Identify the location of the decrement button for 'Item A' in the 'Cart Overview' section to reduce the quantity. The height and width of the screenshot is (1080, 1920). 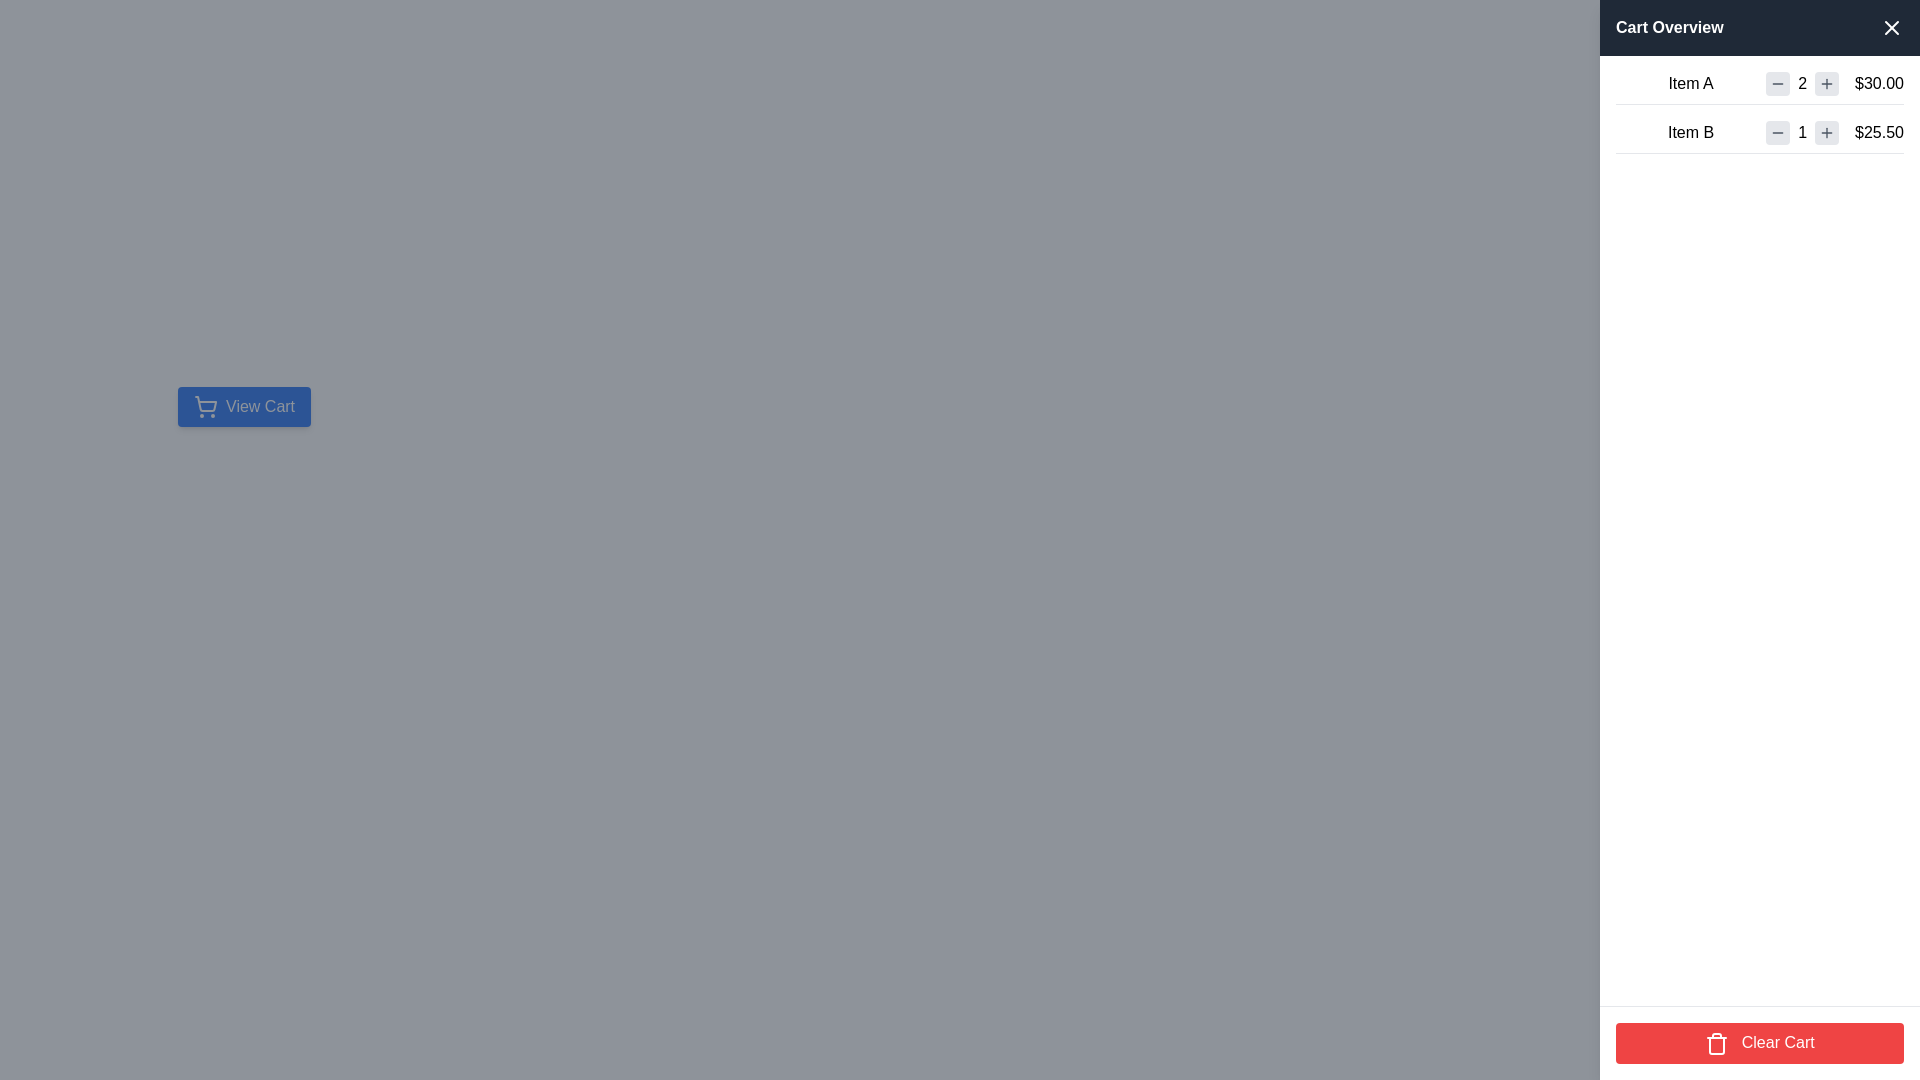
(1778, 83).